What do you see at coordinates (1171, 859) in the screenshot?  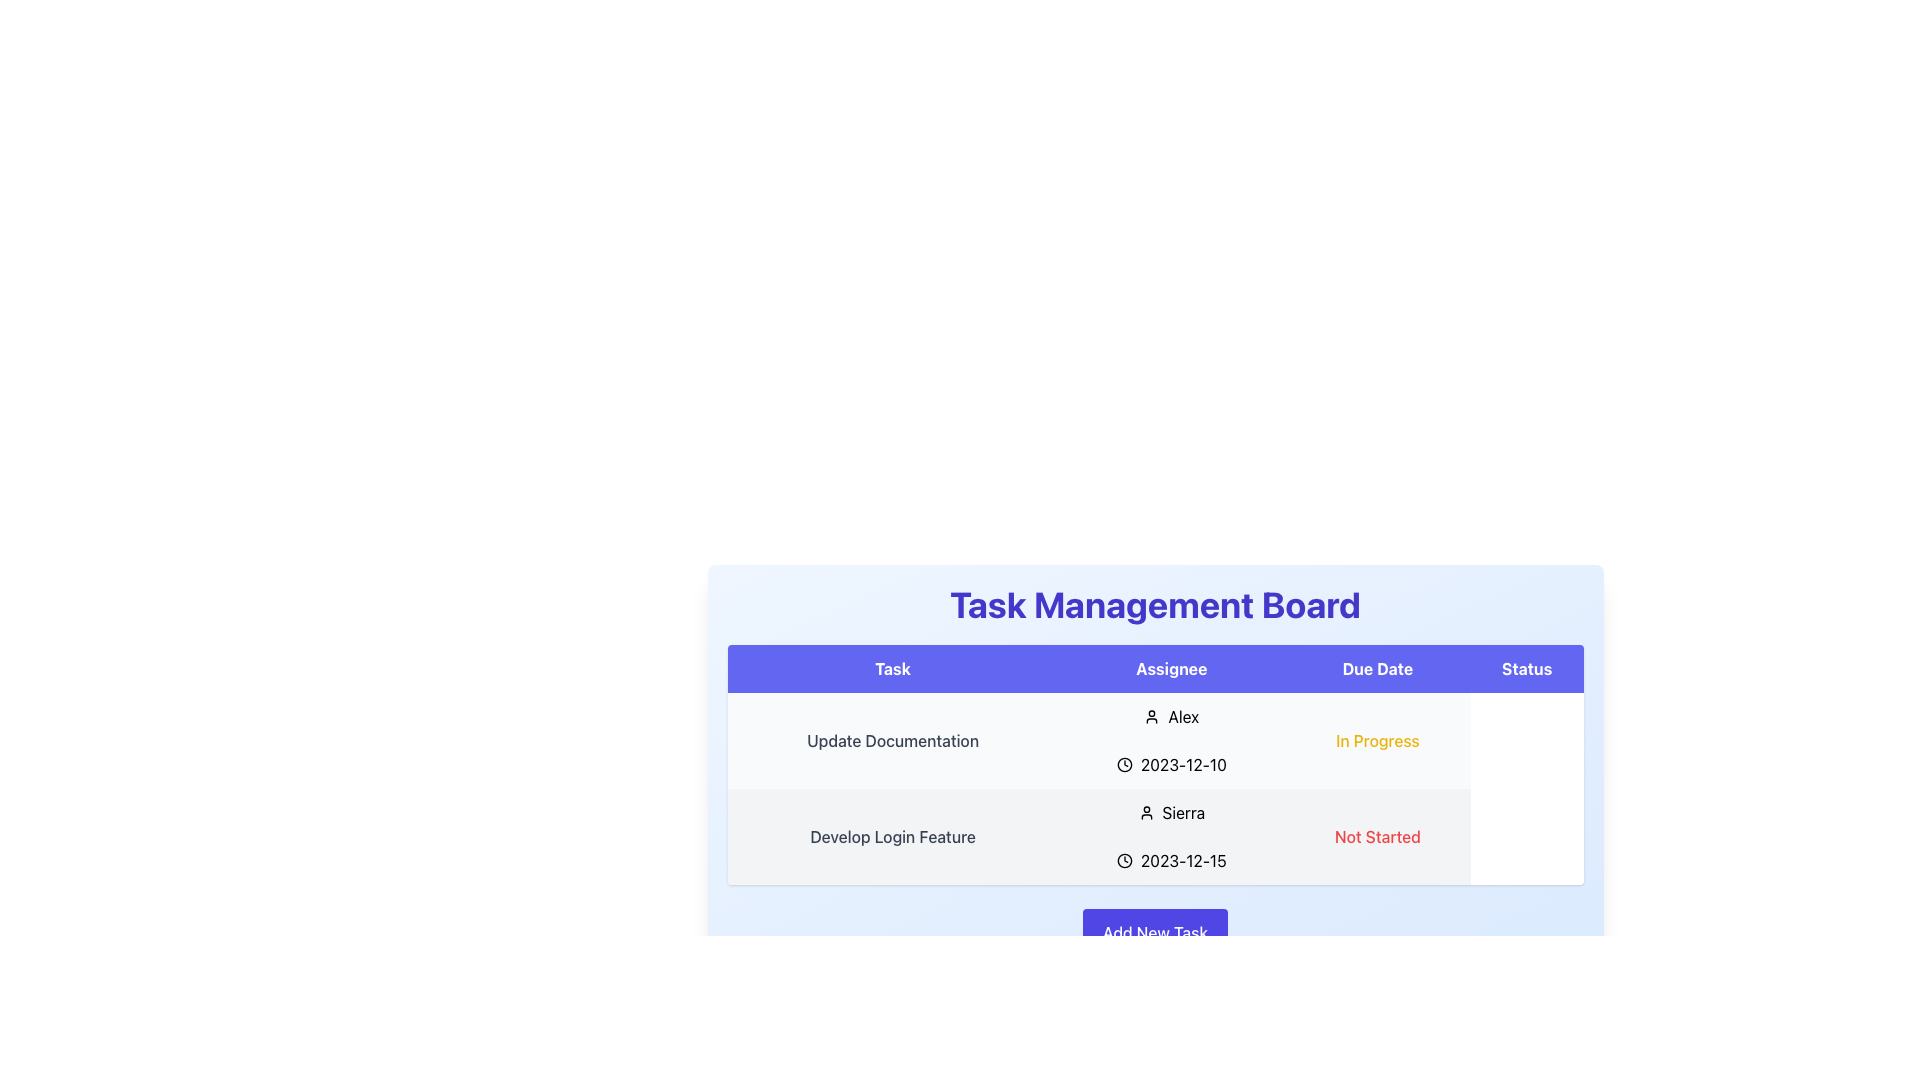 I see `displayed due date for the task 'Develop Login Feature' located in the second row of the task table under the 'Due Date' column` at bounding box center [1171, 859].